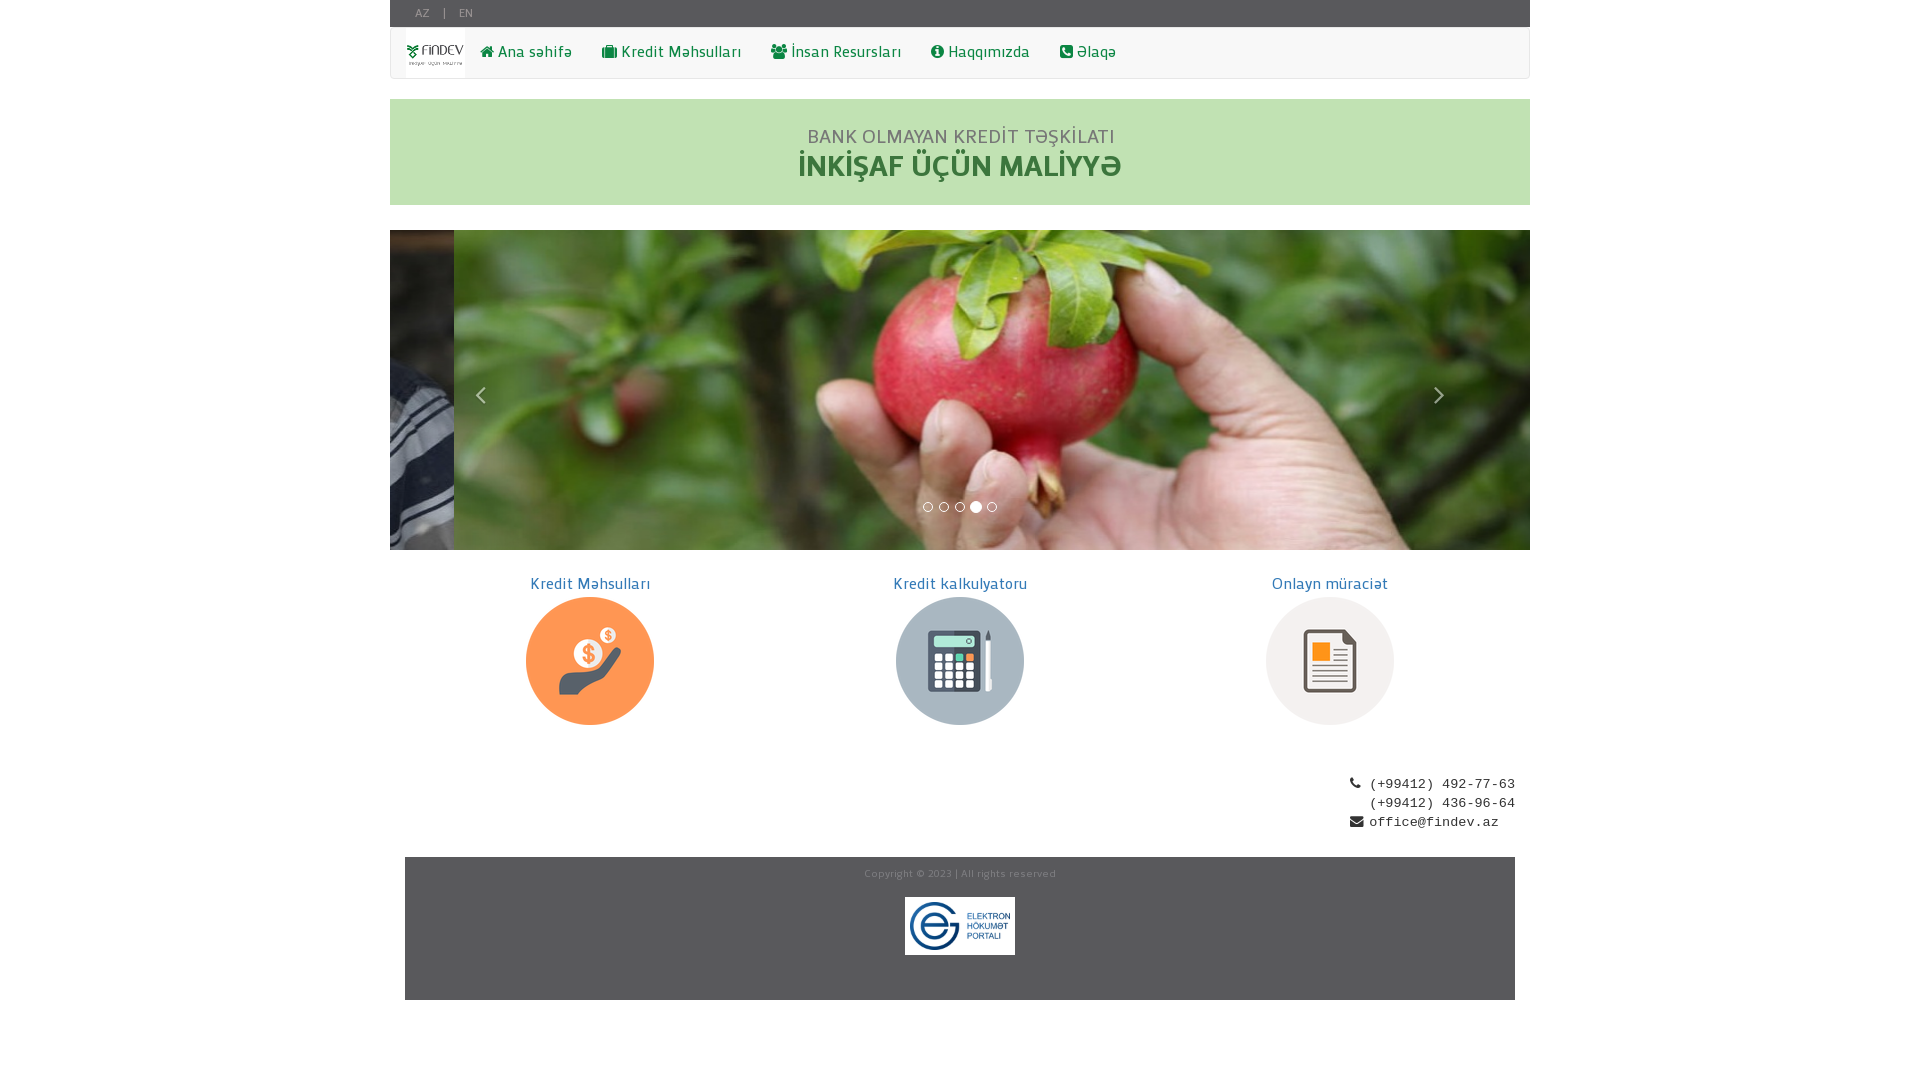  What do you see at coordinates (891, 585) in the screenshot?
I see `'Kredit kalkulyatoru'` at bounding box center [891, 585].